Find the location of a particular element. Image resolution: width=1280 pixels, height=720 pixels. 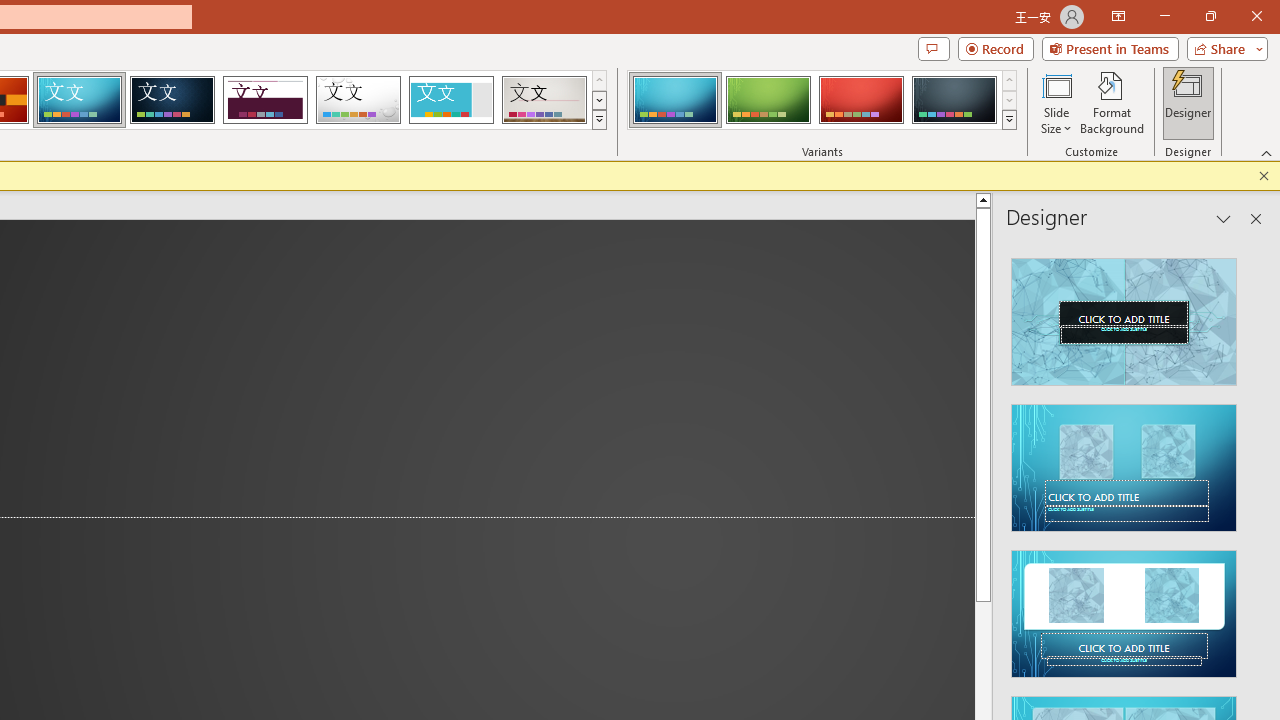

'Recommended Design: Design Idea' is located at coordinates (1124, 315).